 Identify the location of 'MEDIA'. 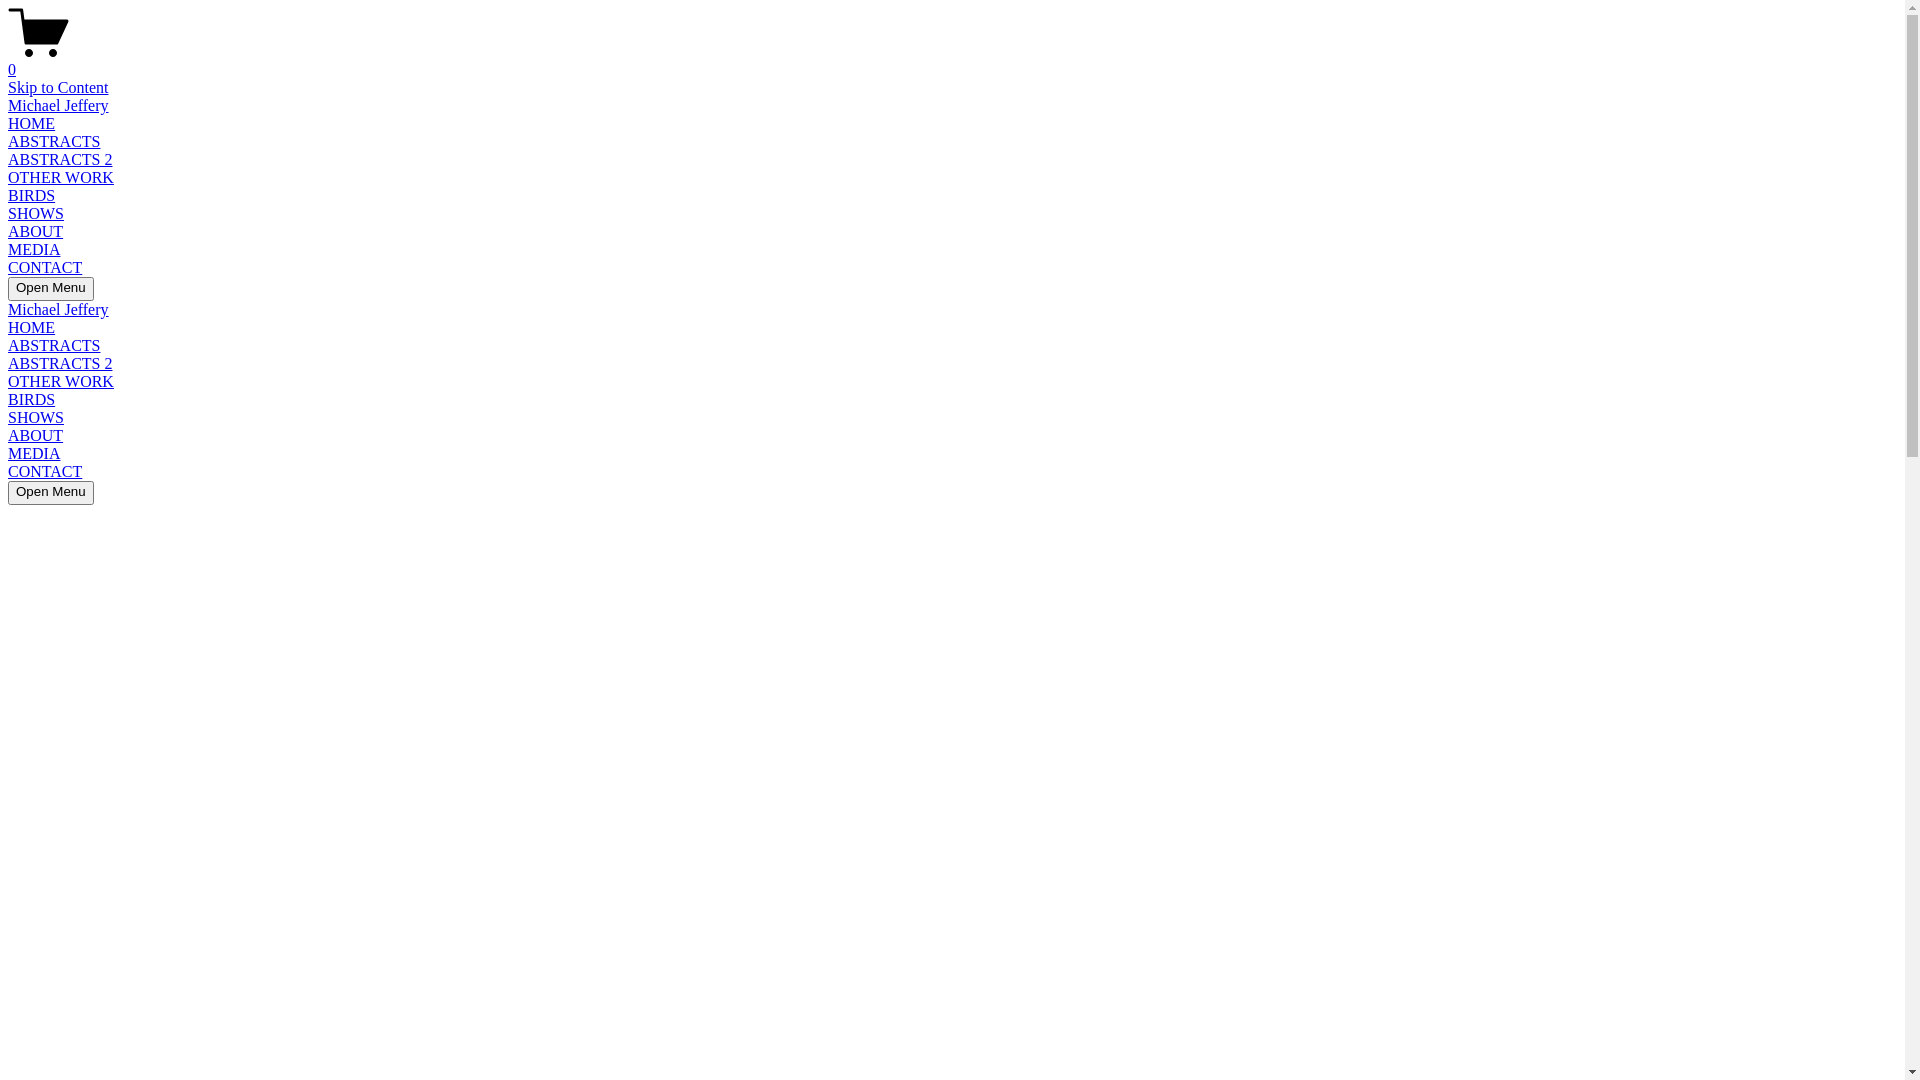
(33, 453).